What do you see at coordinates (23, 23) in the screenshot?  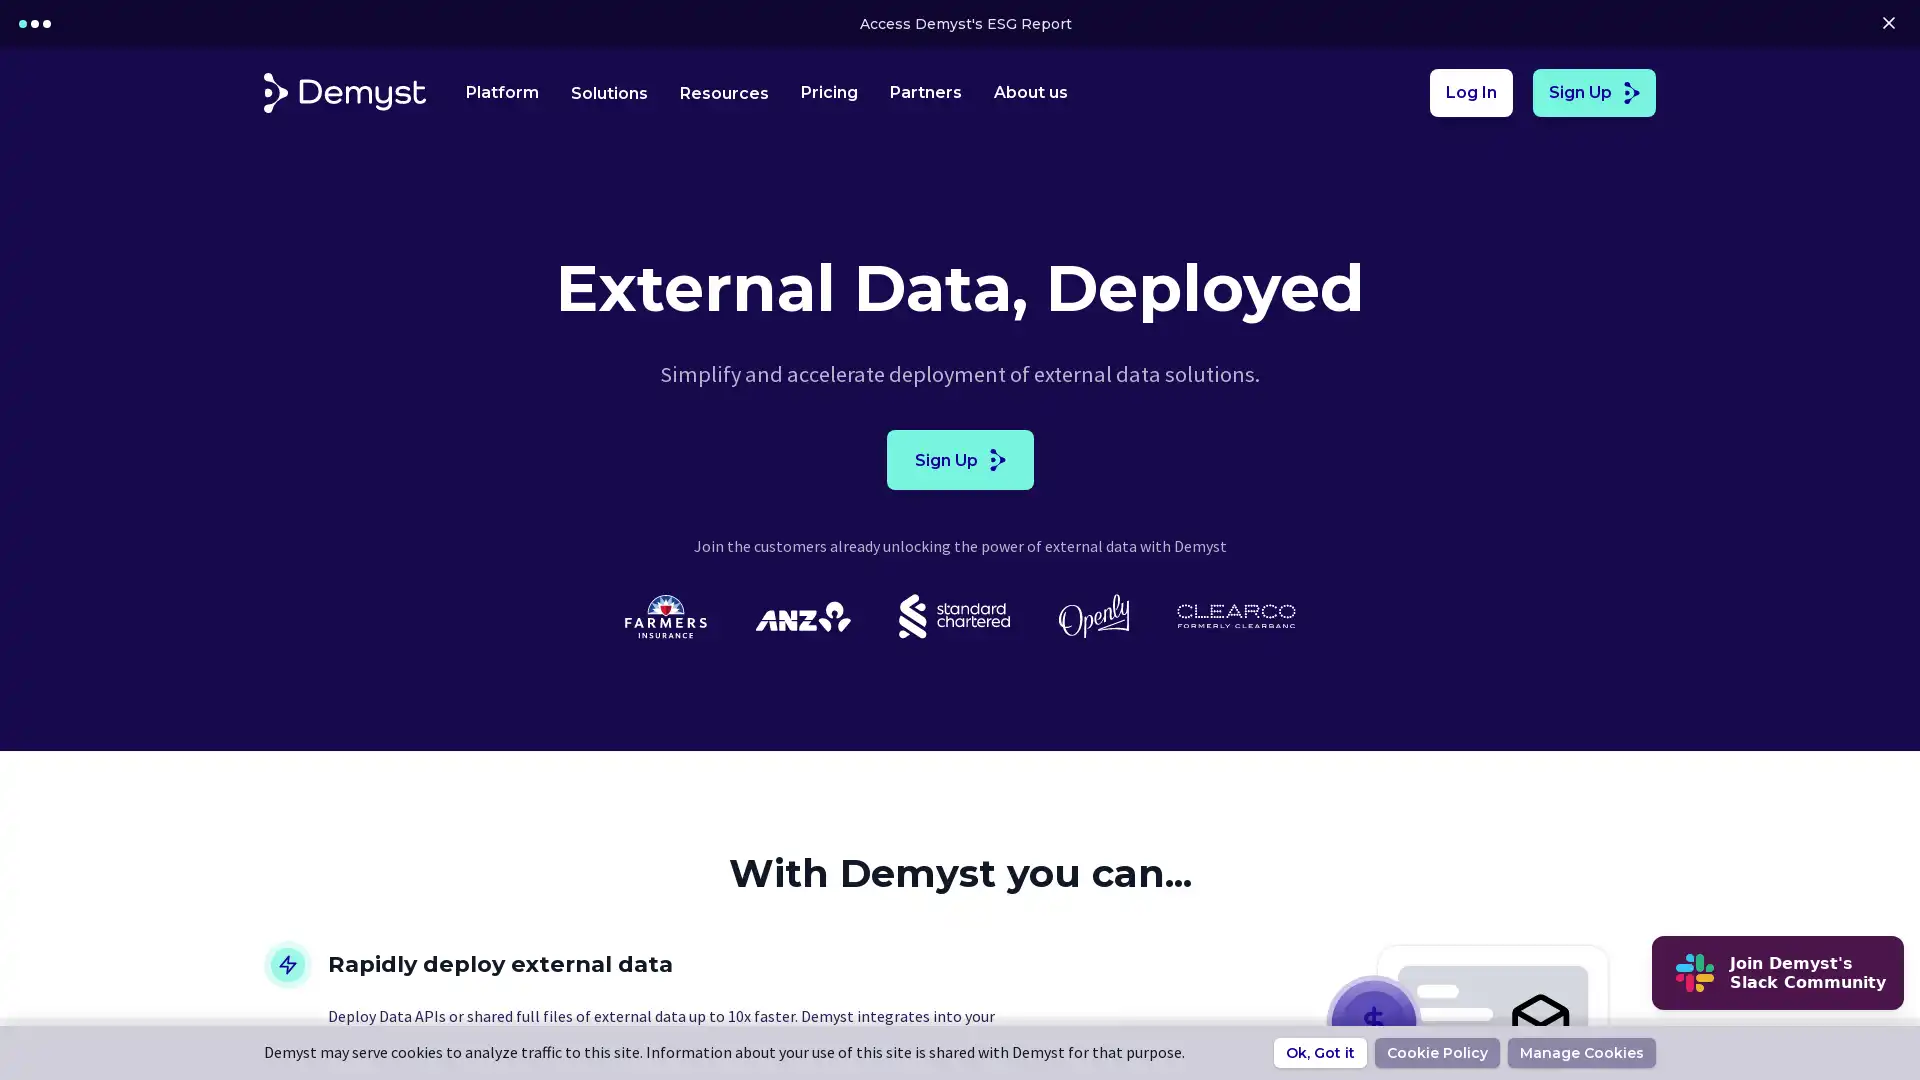 I see `Banner control button 0` at bounding box center [23, 23].